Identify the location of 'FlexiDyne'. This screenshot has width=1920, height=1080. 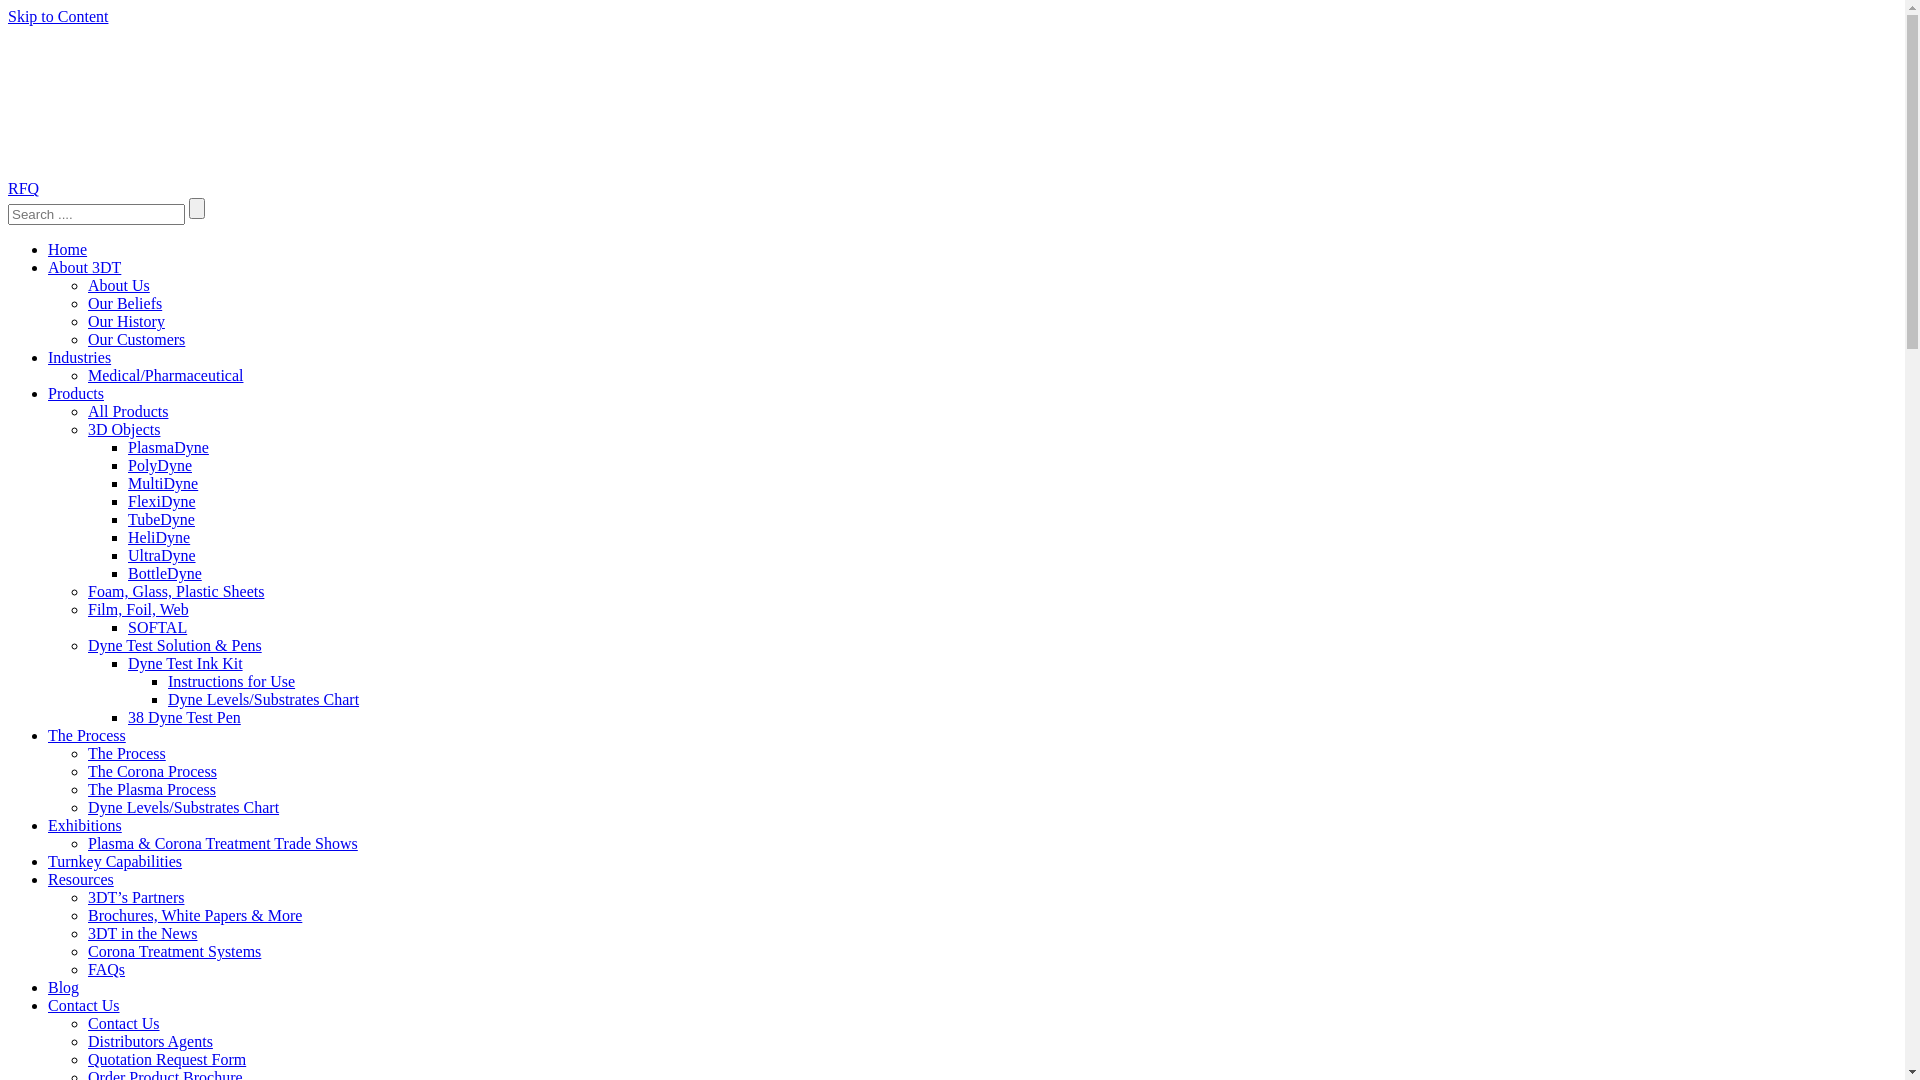
(162, 500).